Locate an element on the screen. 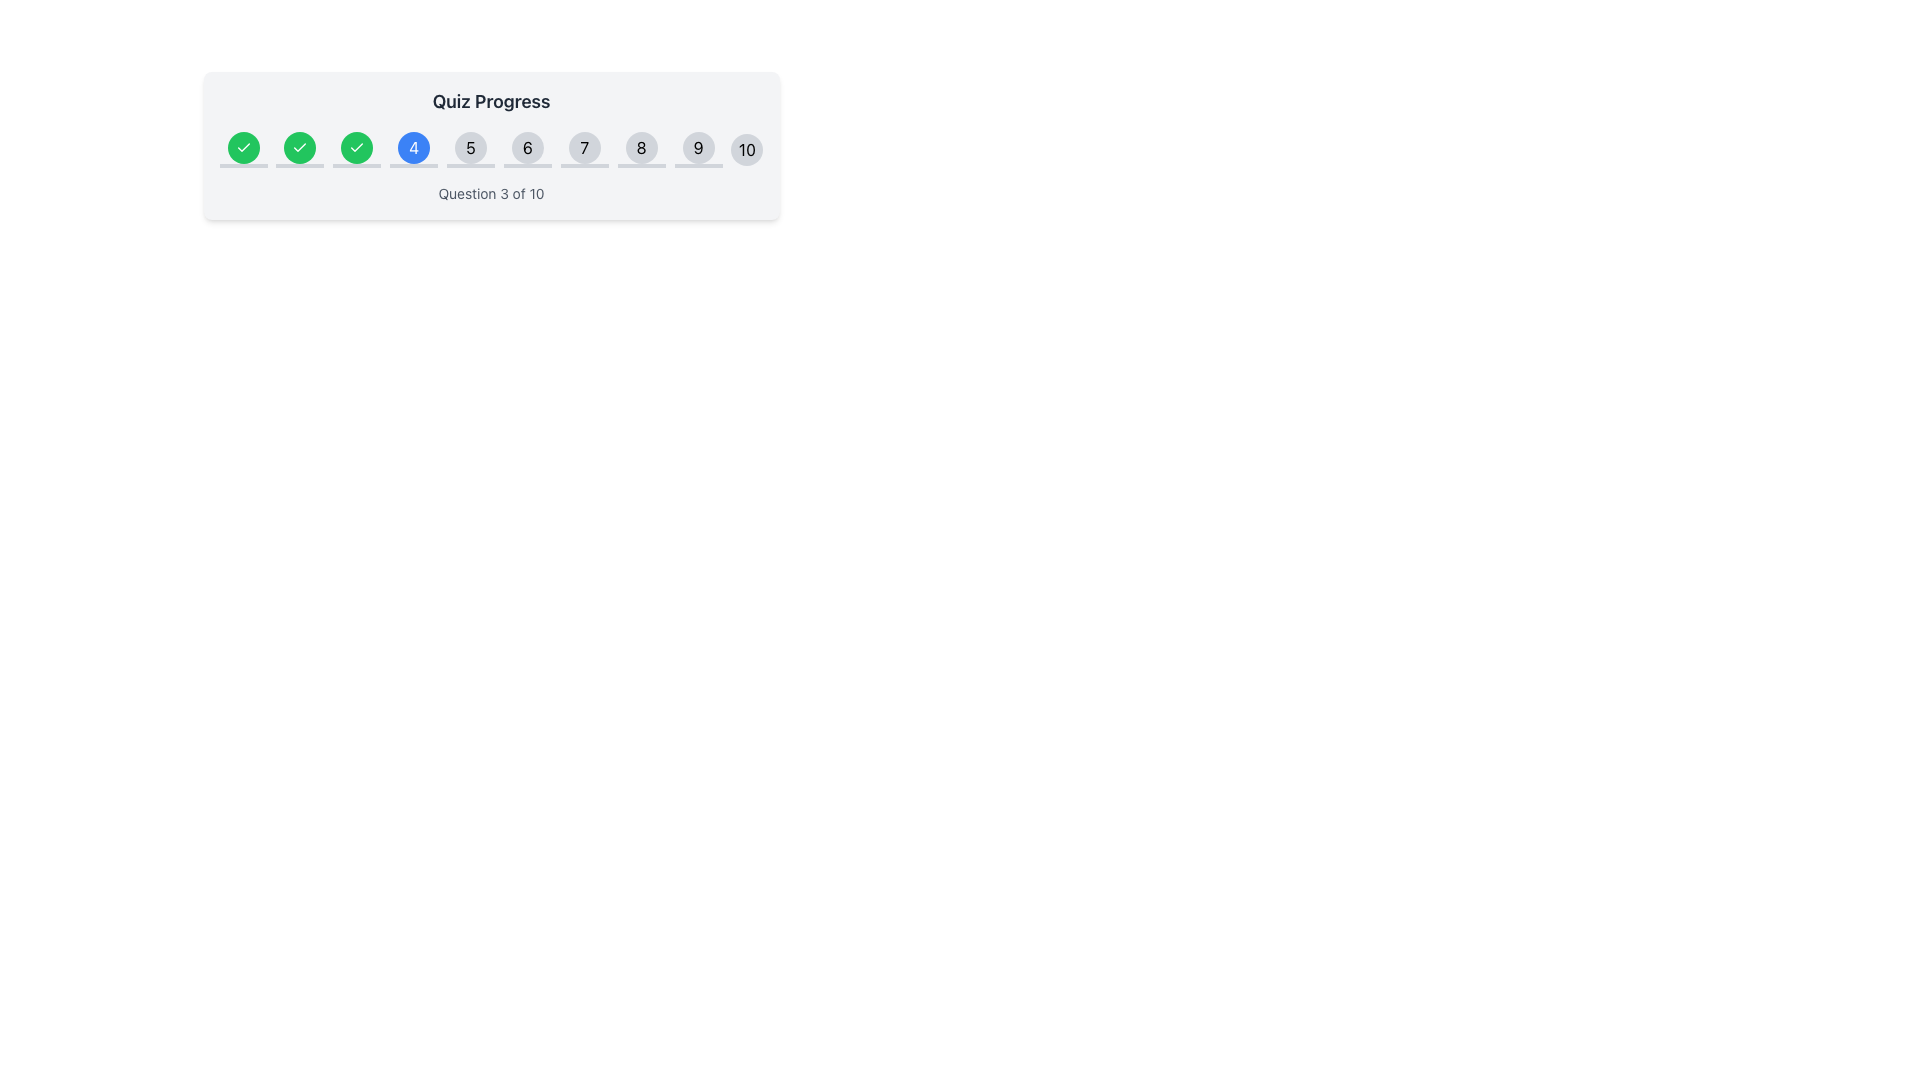  the tenth stage indicator, which is the last circular element in a horizontal sequence of numbered indicators from '1' to '10' is located at coordinates (746, 149).